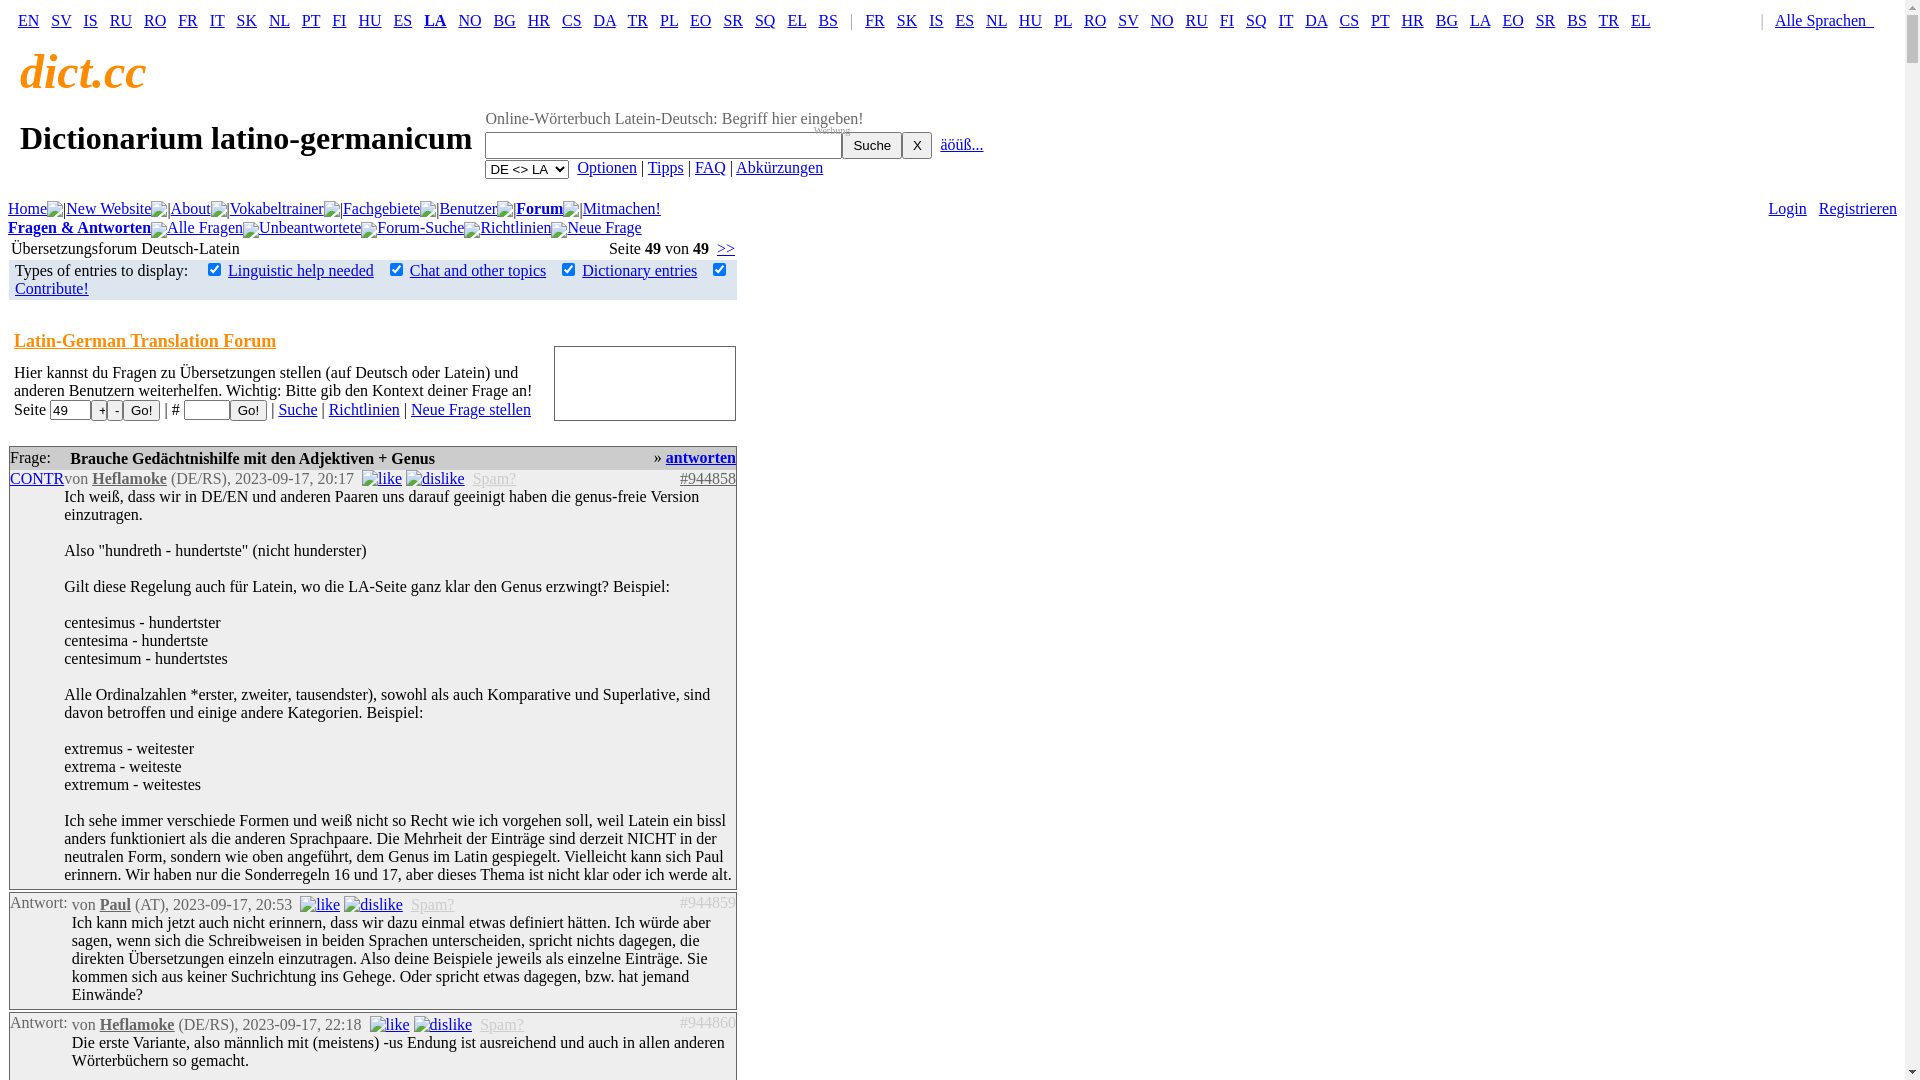 Image resolution: width=1920 pixels, height=1080 pixels. What do you see at coordinates (763, 20) in the screenshot?
I see `'SQ'` at bounding box center [763, 20].